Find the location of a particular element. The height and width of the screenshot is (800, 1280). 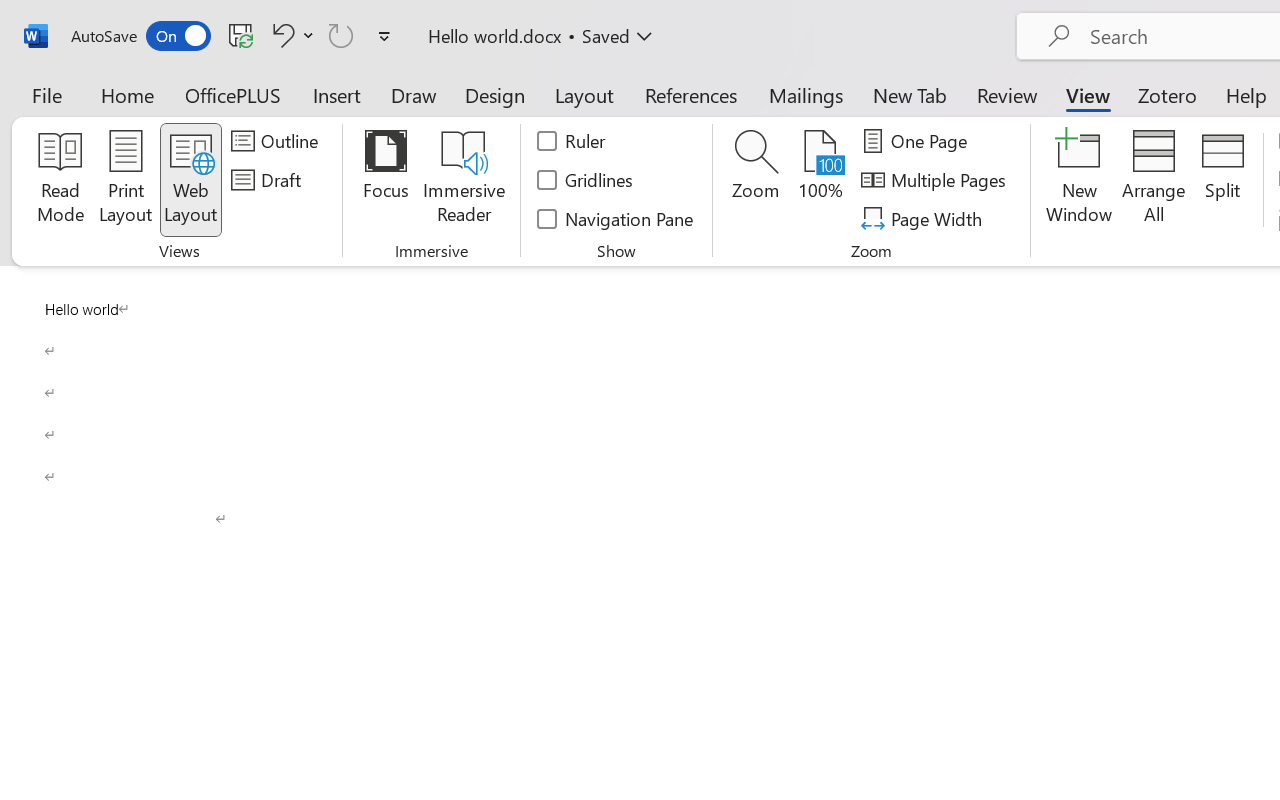

'Insert' is located at coordinates (337, 94).